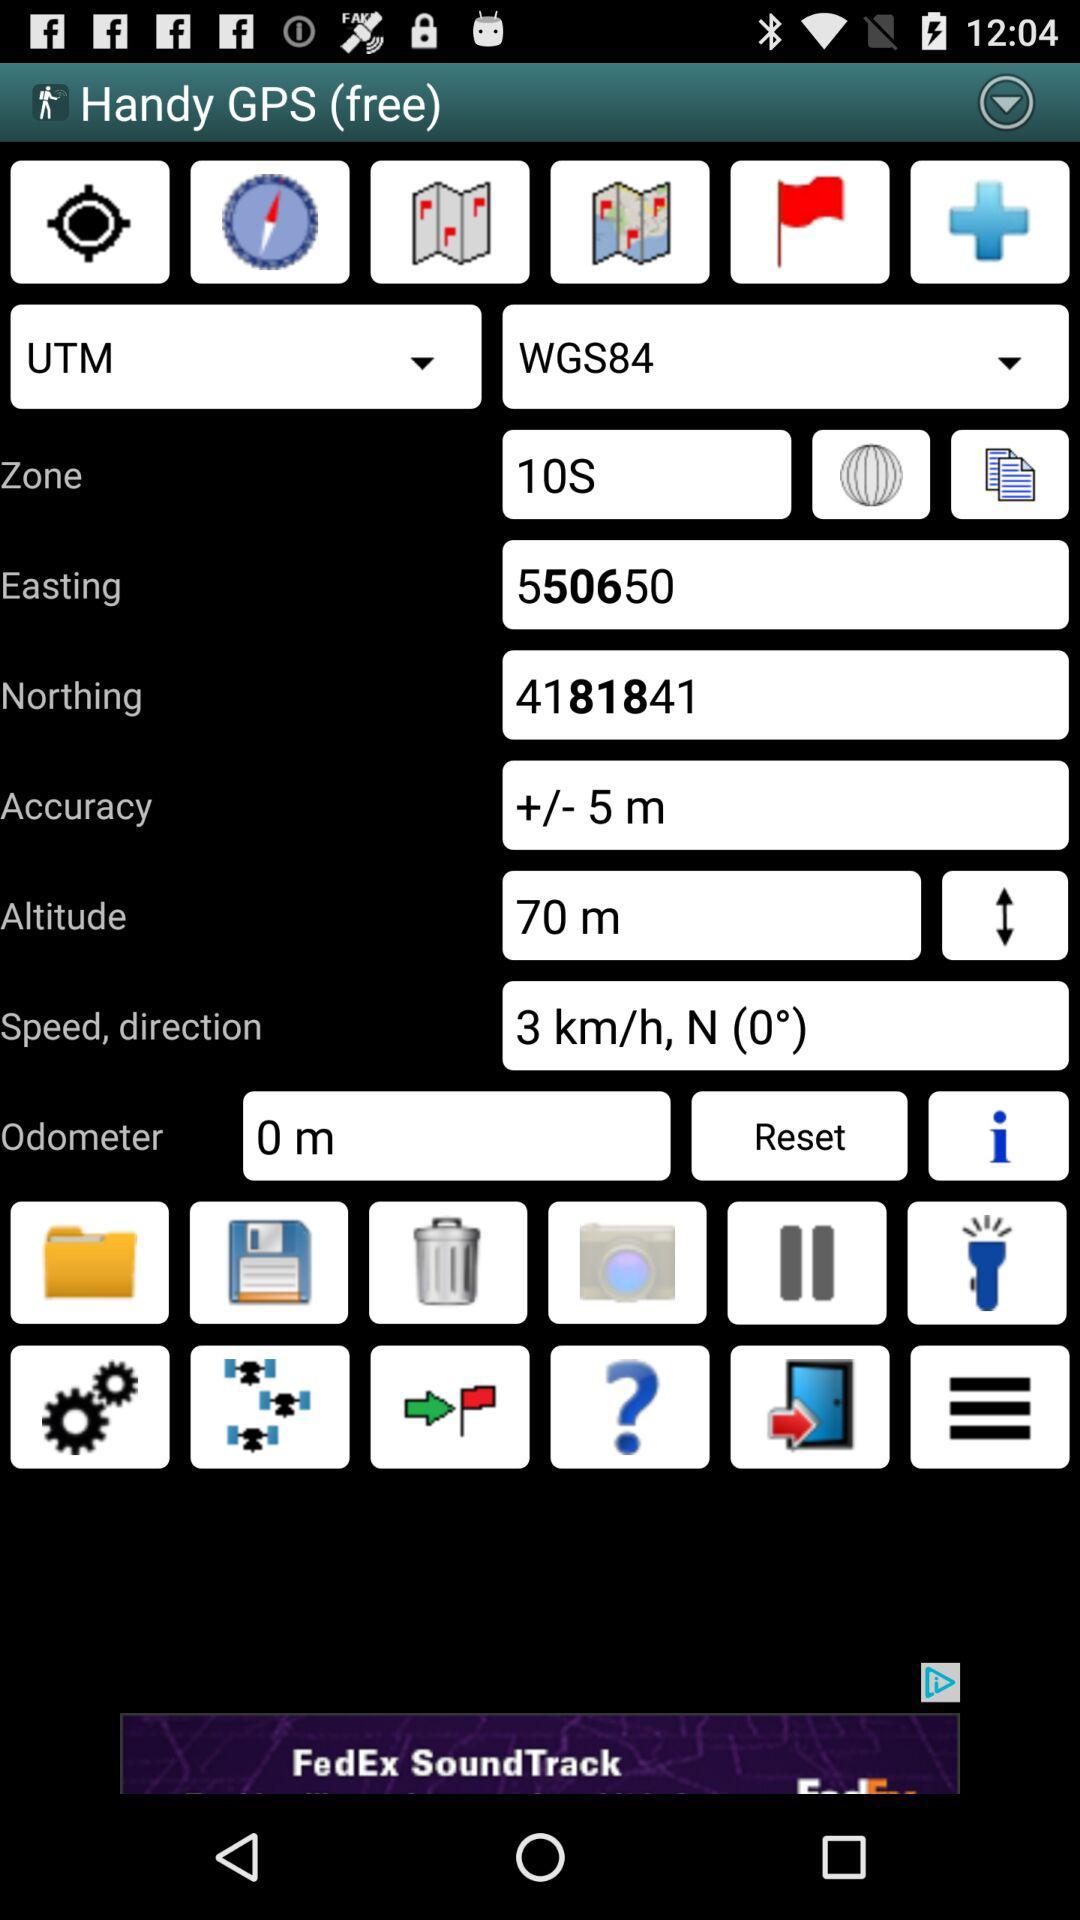 This screenshot has width=1080, height=1920. I want to click on show map, so click(628, 221).